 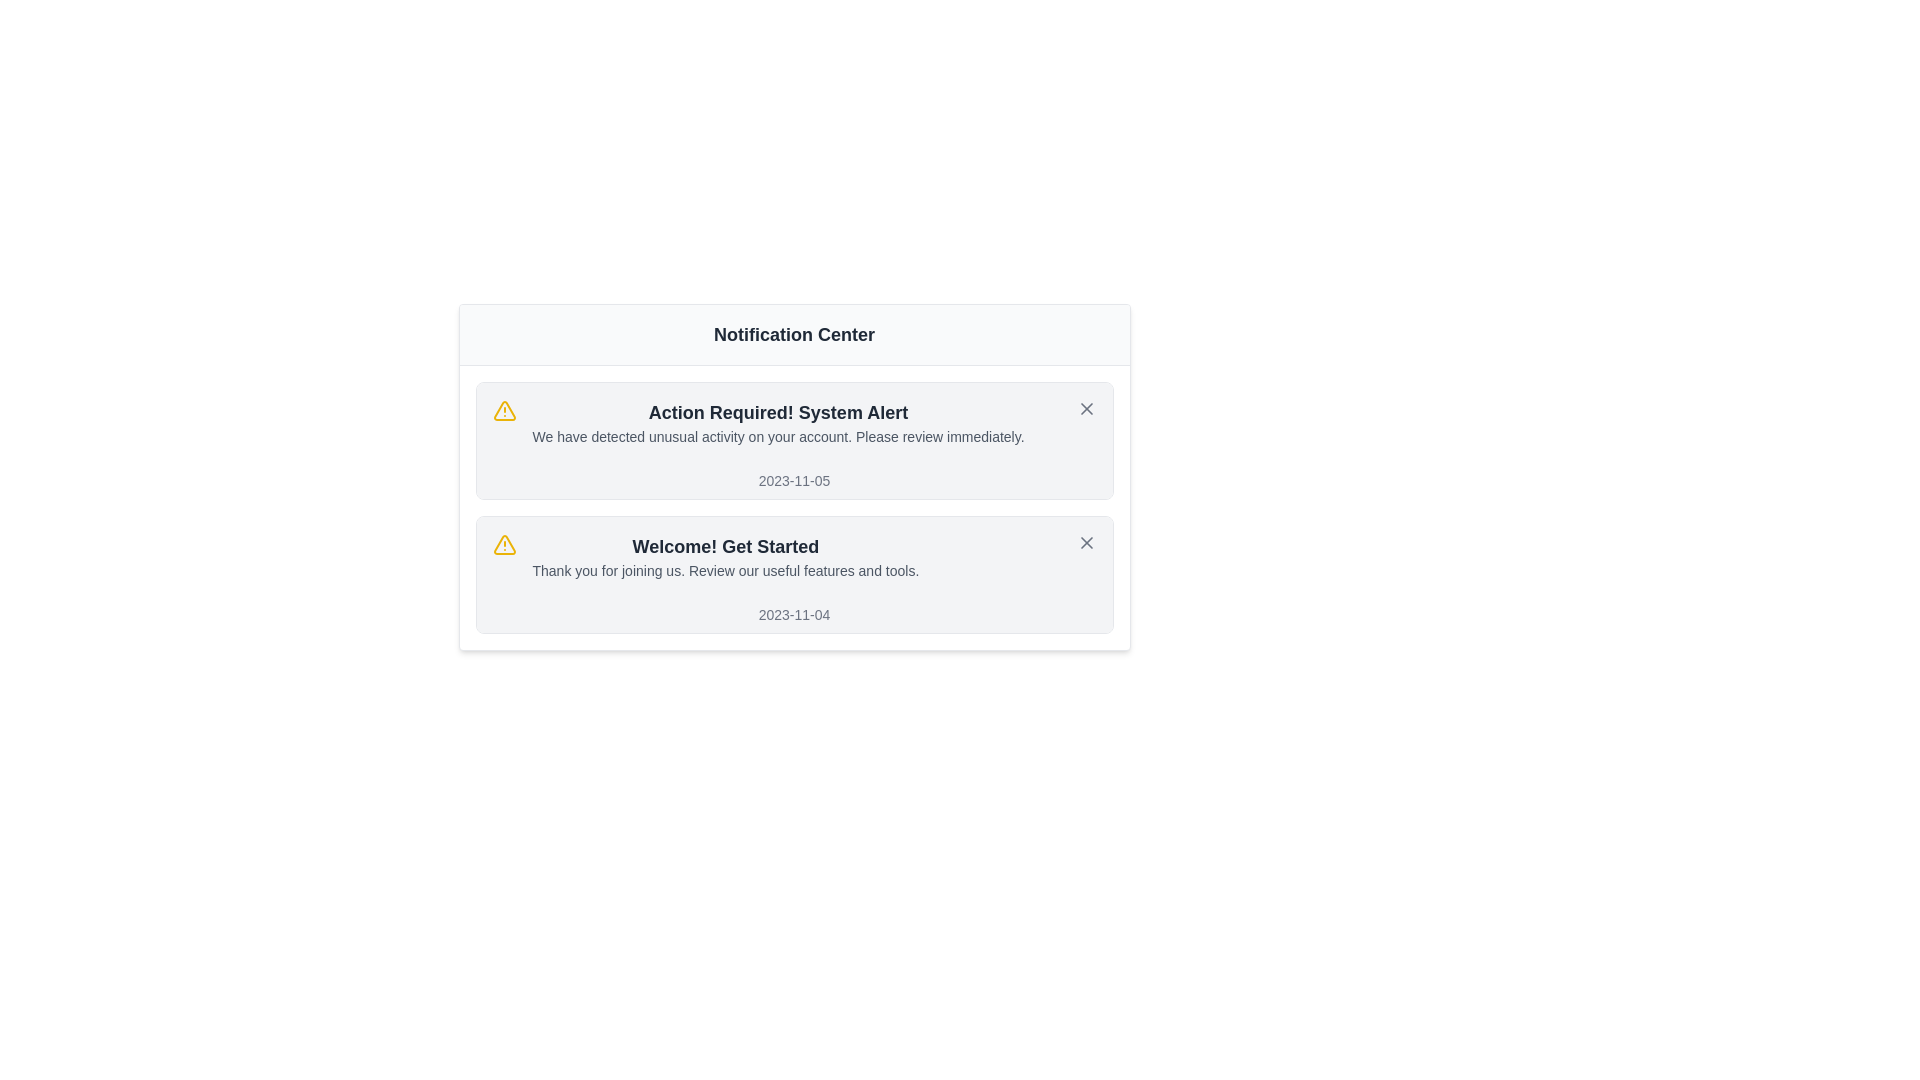 What do you see at coordinates (793, 481) in the screenshot?
I see `the timestamp or date display located inside the card beneath the 'Action Required! System Alert' message in the Notification Center panel` at bounding box center [793, 481].